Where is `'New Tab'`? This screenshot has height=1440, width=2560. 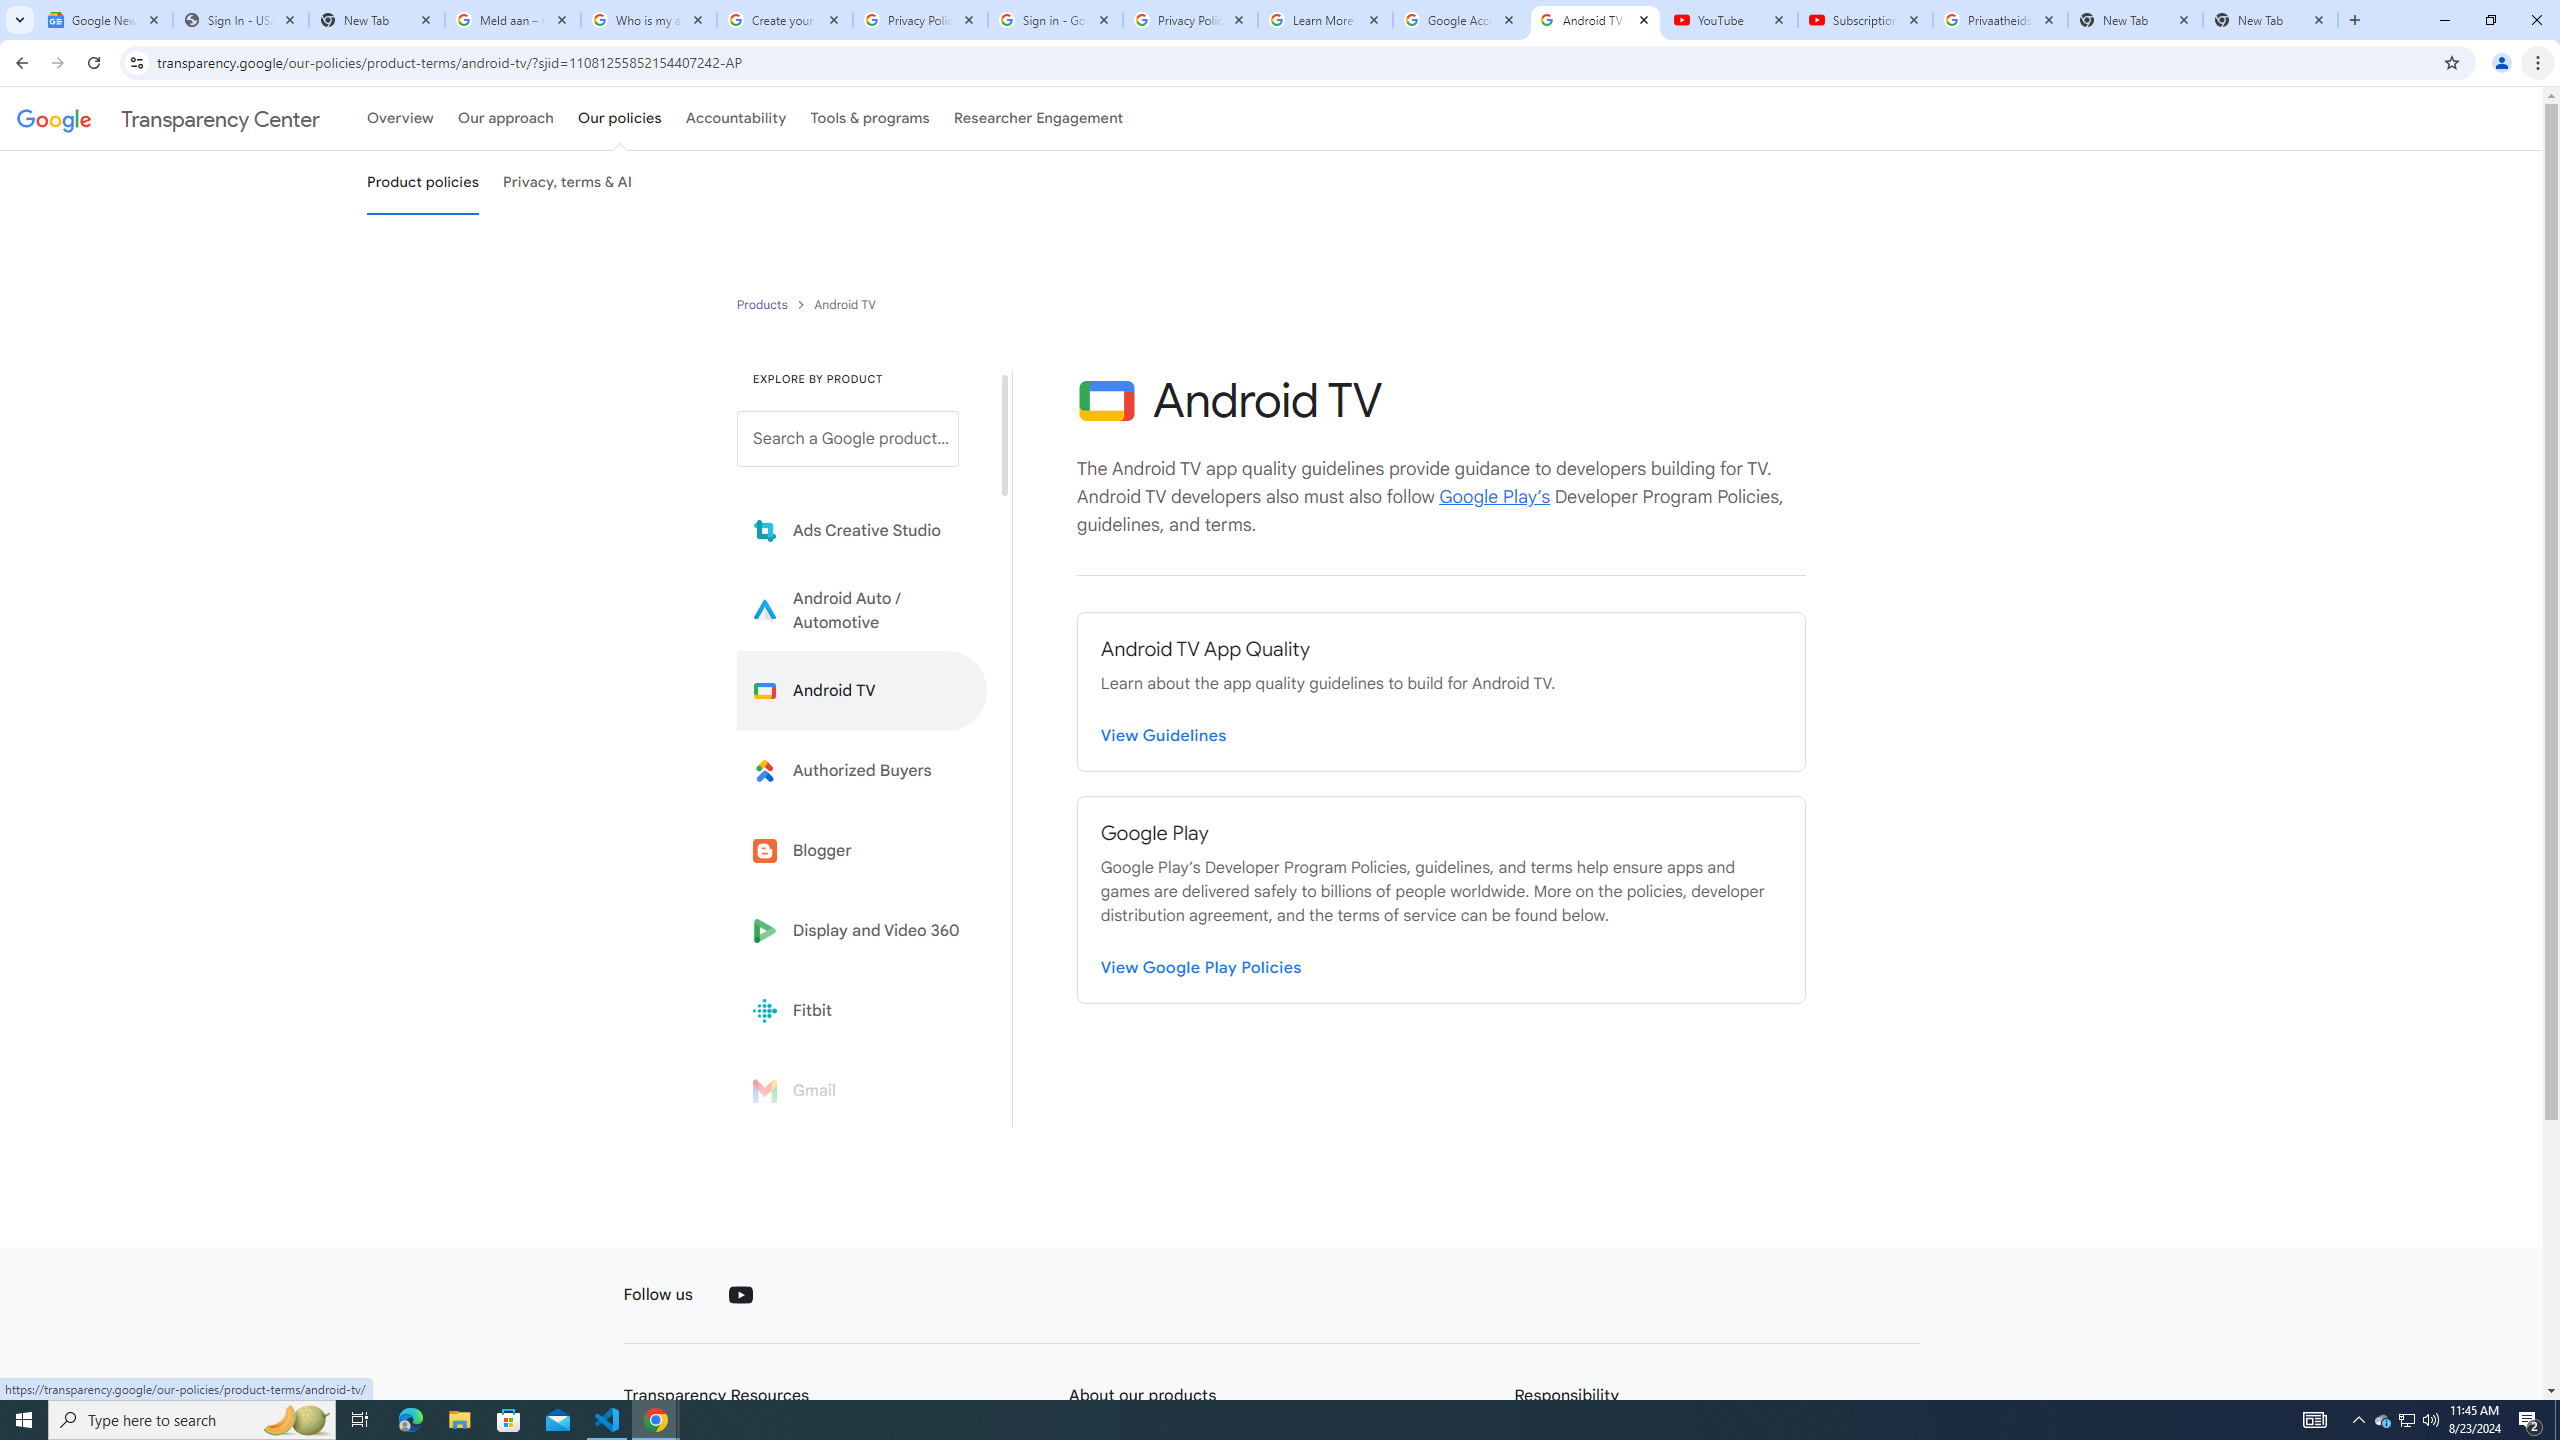
'New Tab' is located at coordinates (2270, 19).